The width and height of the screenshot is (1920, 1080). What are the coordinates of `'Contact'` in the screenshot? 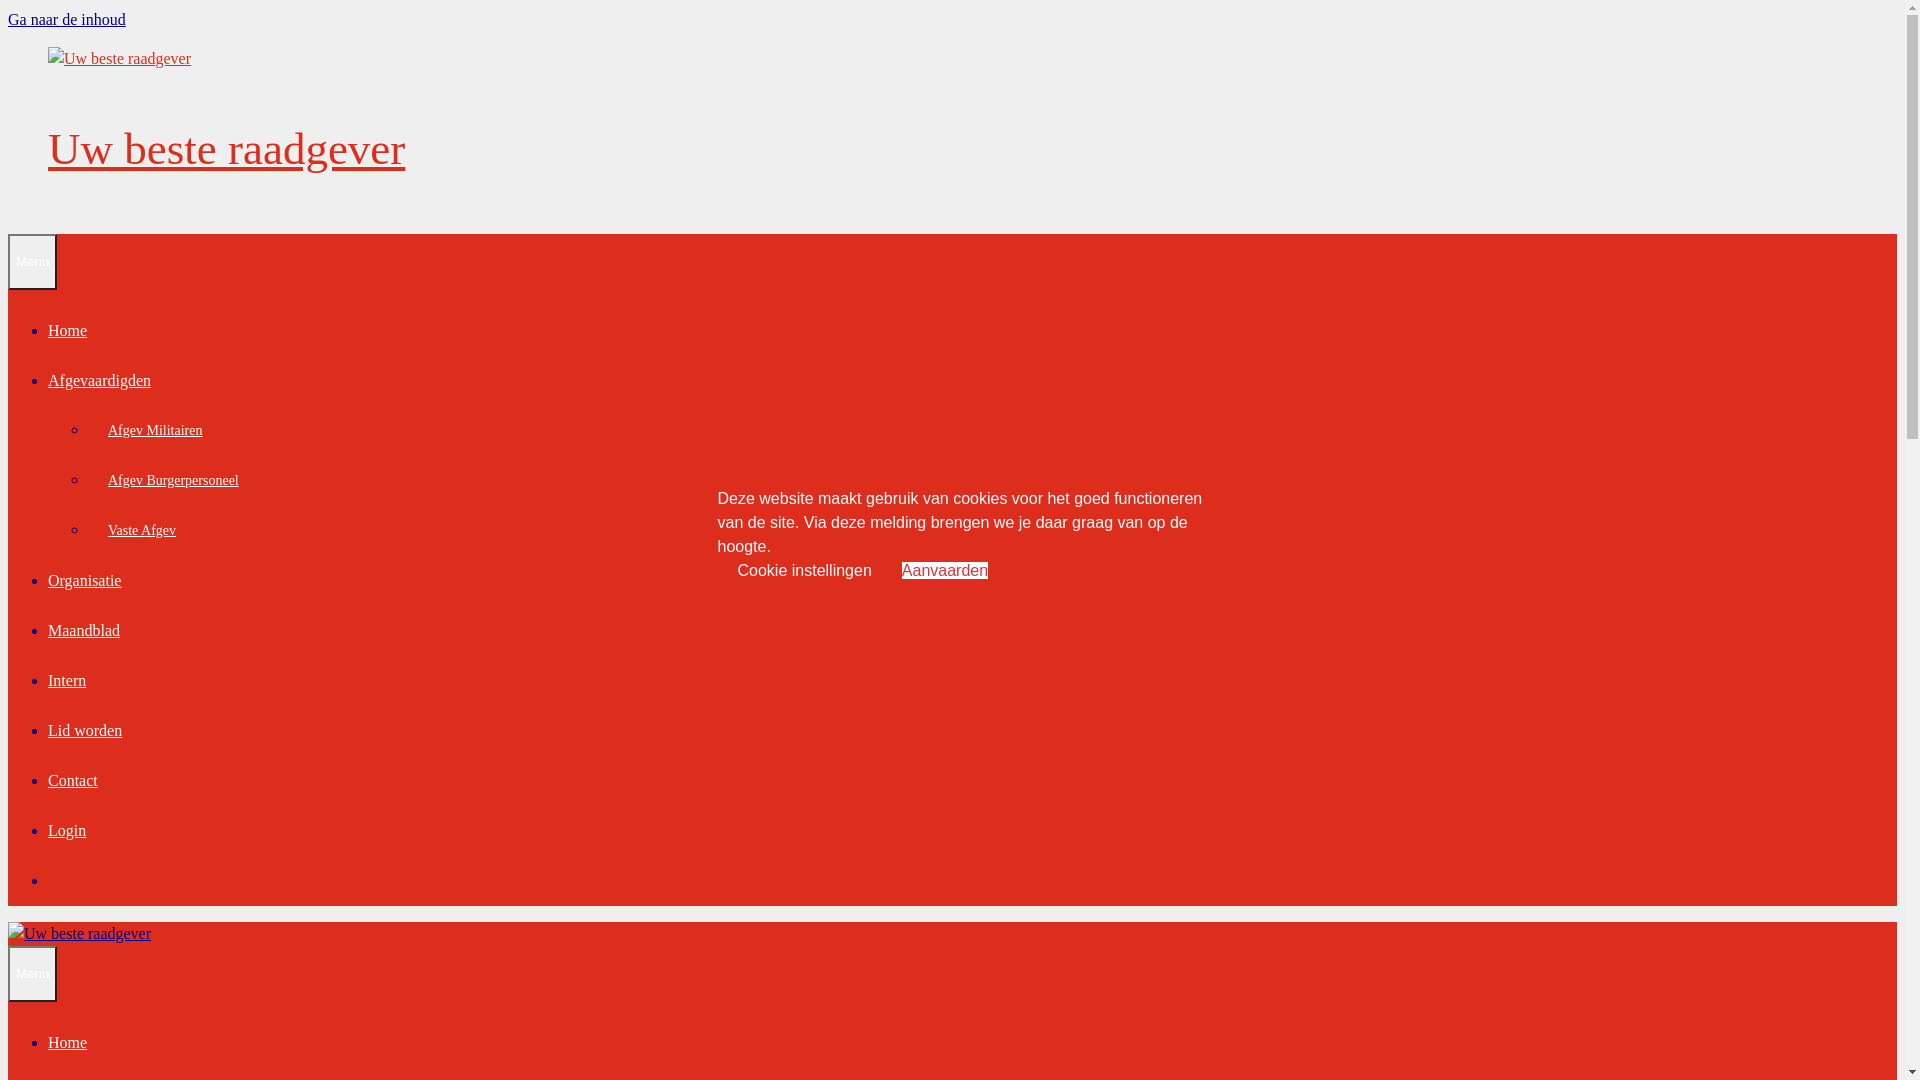 It's located at (72, 779).